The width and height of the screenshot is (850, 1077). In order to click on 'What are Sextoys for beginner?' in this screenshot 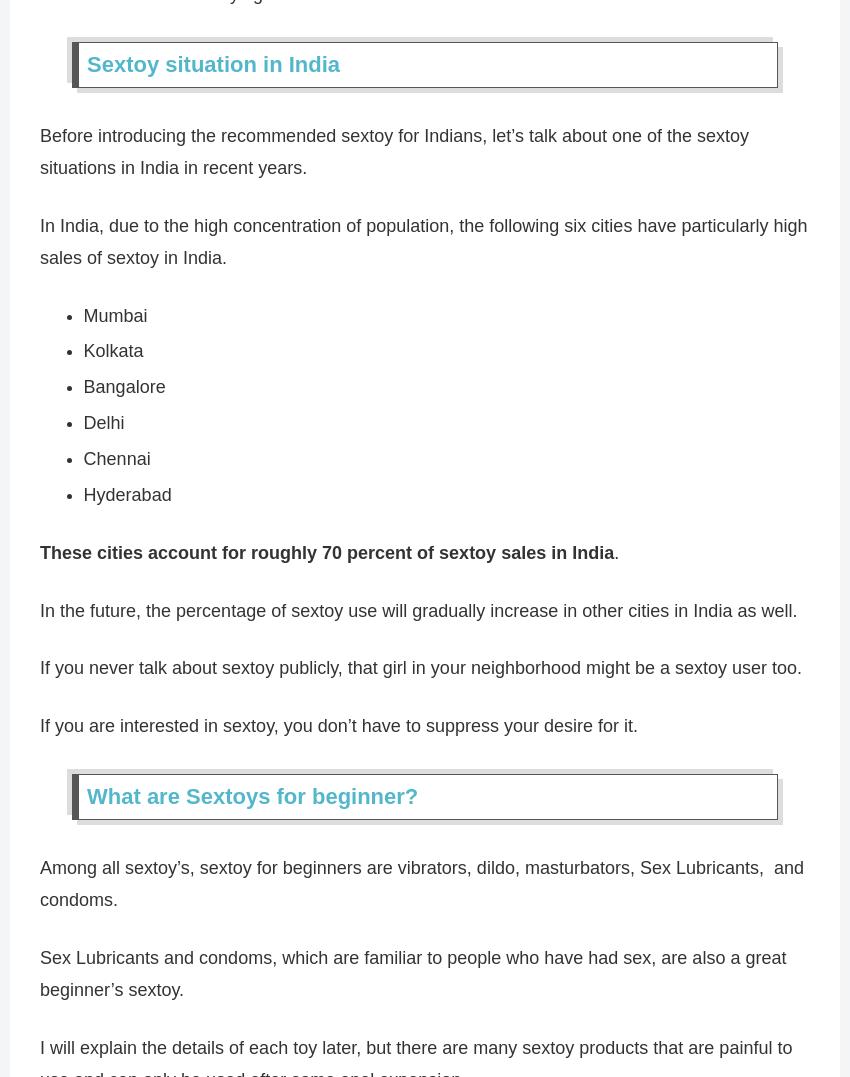, I will do `click(252, 796)`.